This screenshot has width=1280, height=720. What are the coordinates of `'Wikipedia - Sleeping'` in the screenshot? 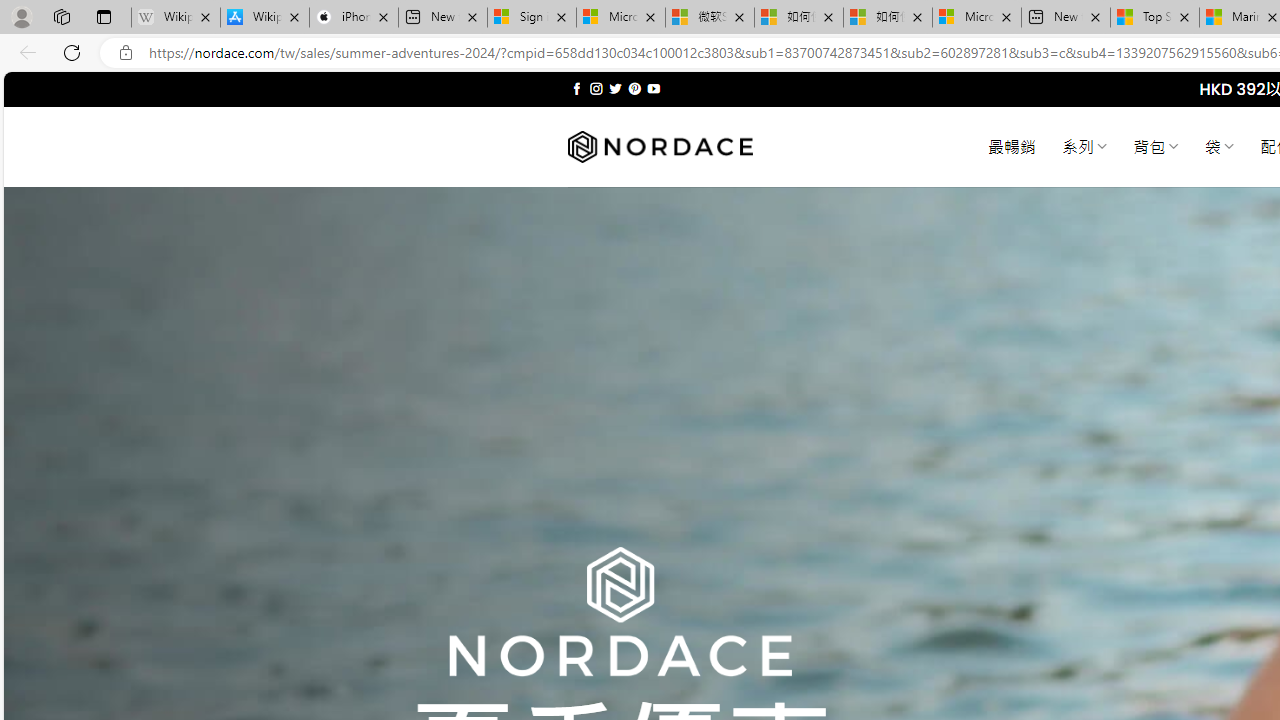 It's located at (176, 17).